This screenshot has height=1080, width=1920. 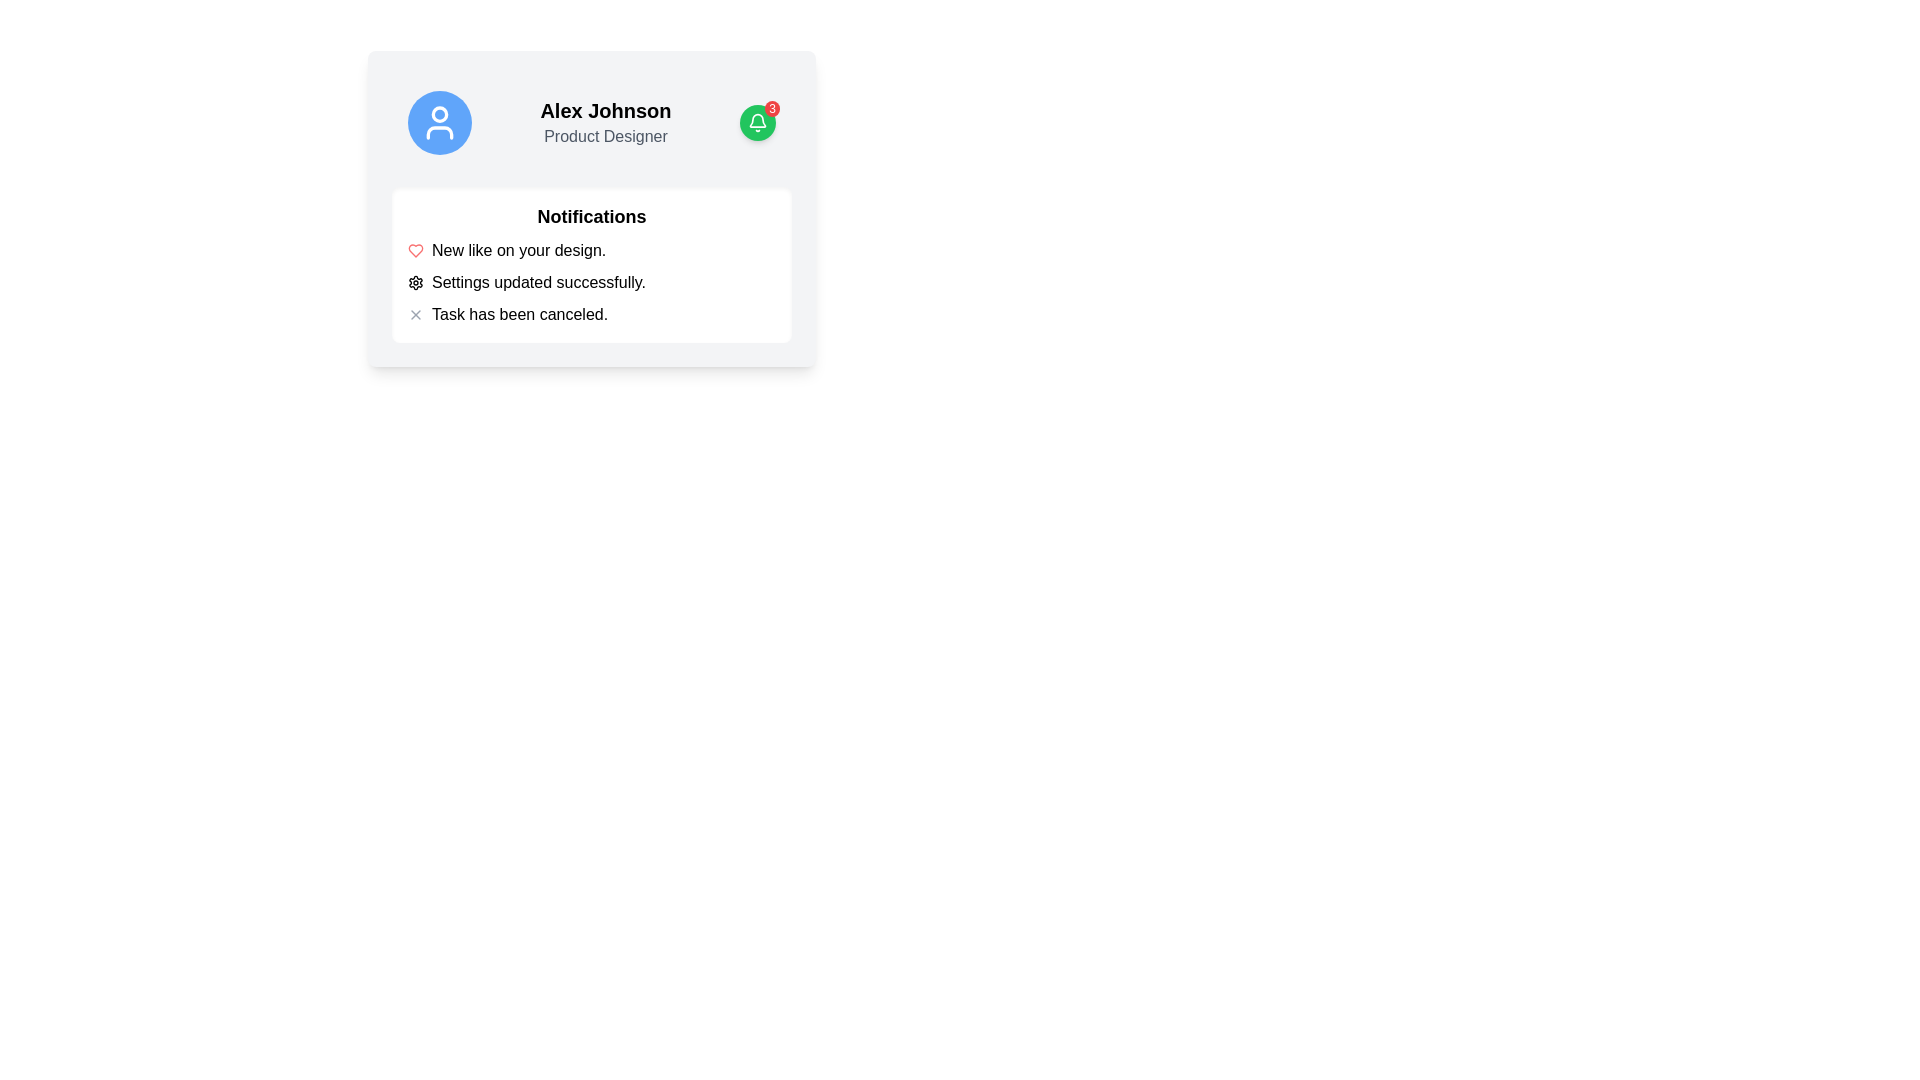 I want to click on notification message 'Settings updated successfully.' that is represented by the second item in the notification list, which includes a gear icon on the left, so click(x=590, y=282).